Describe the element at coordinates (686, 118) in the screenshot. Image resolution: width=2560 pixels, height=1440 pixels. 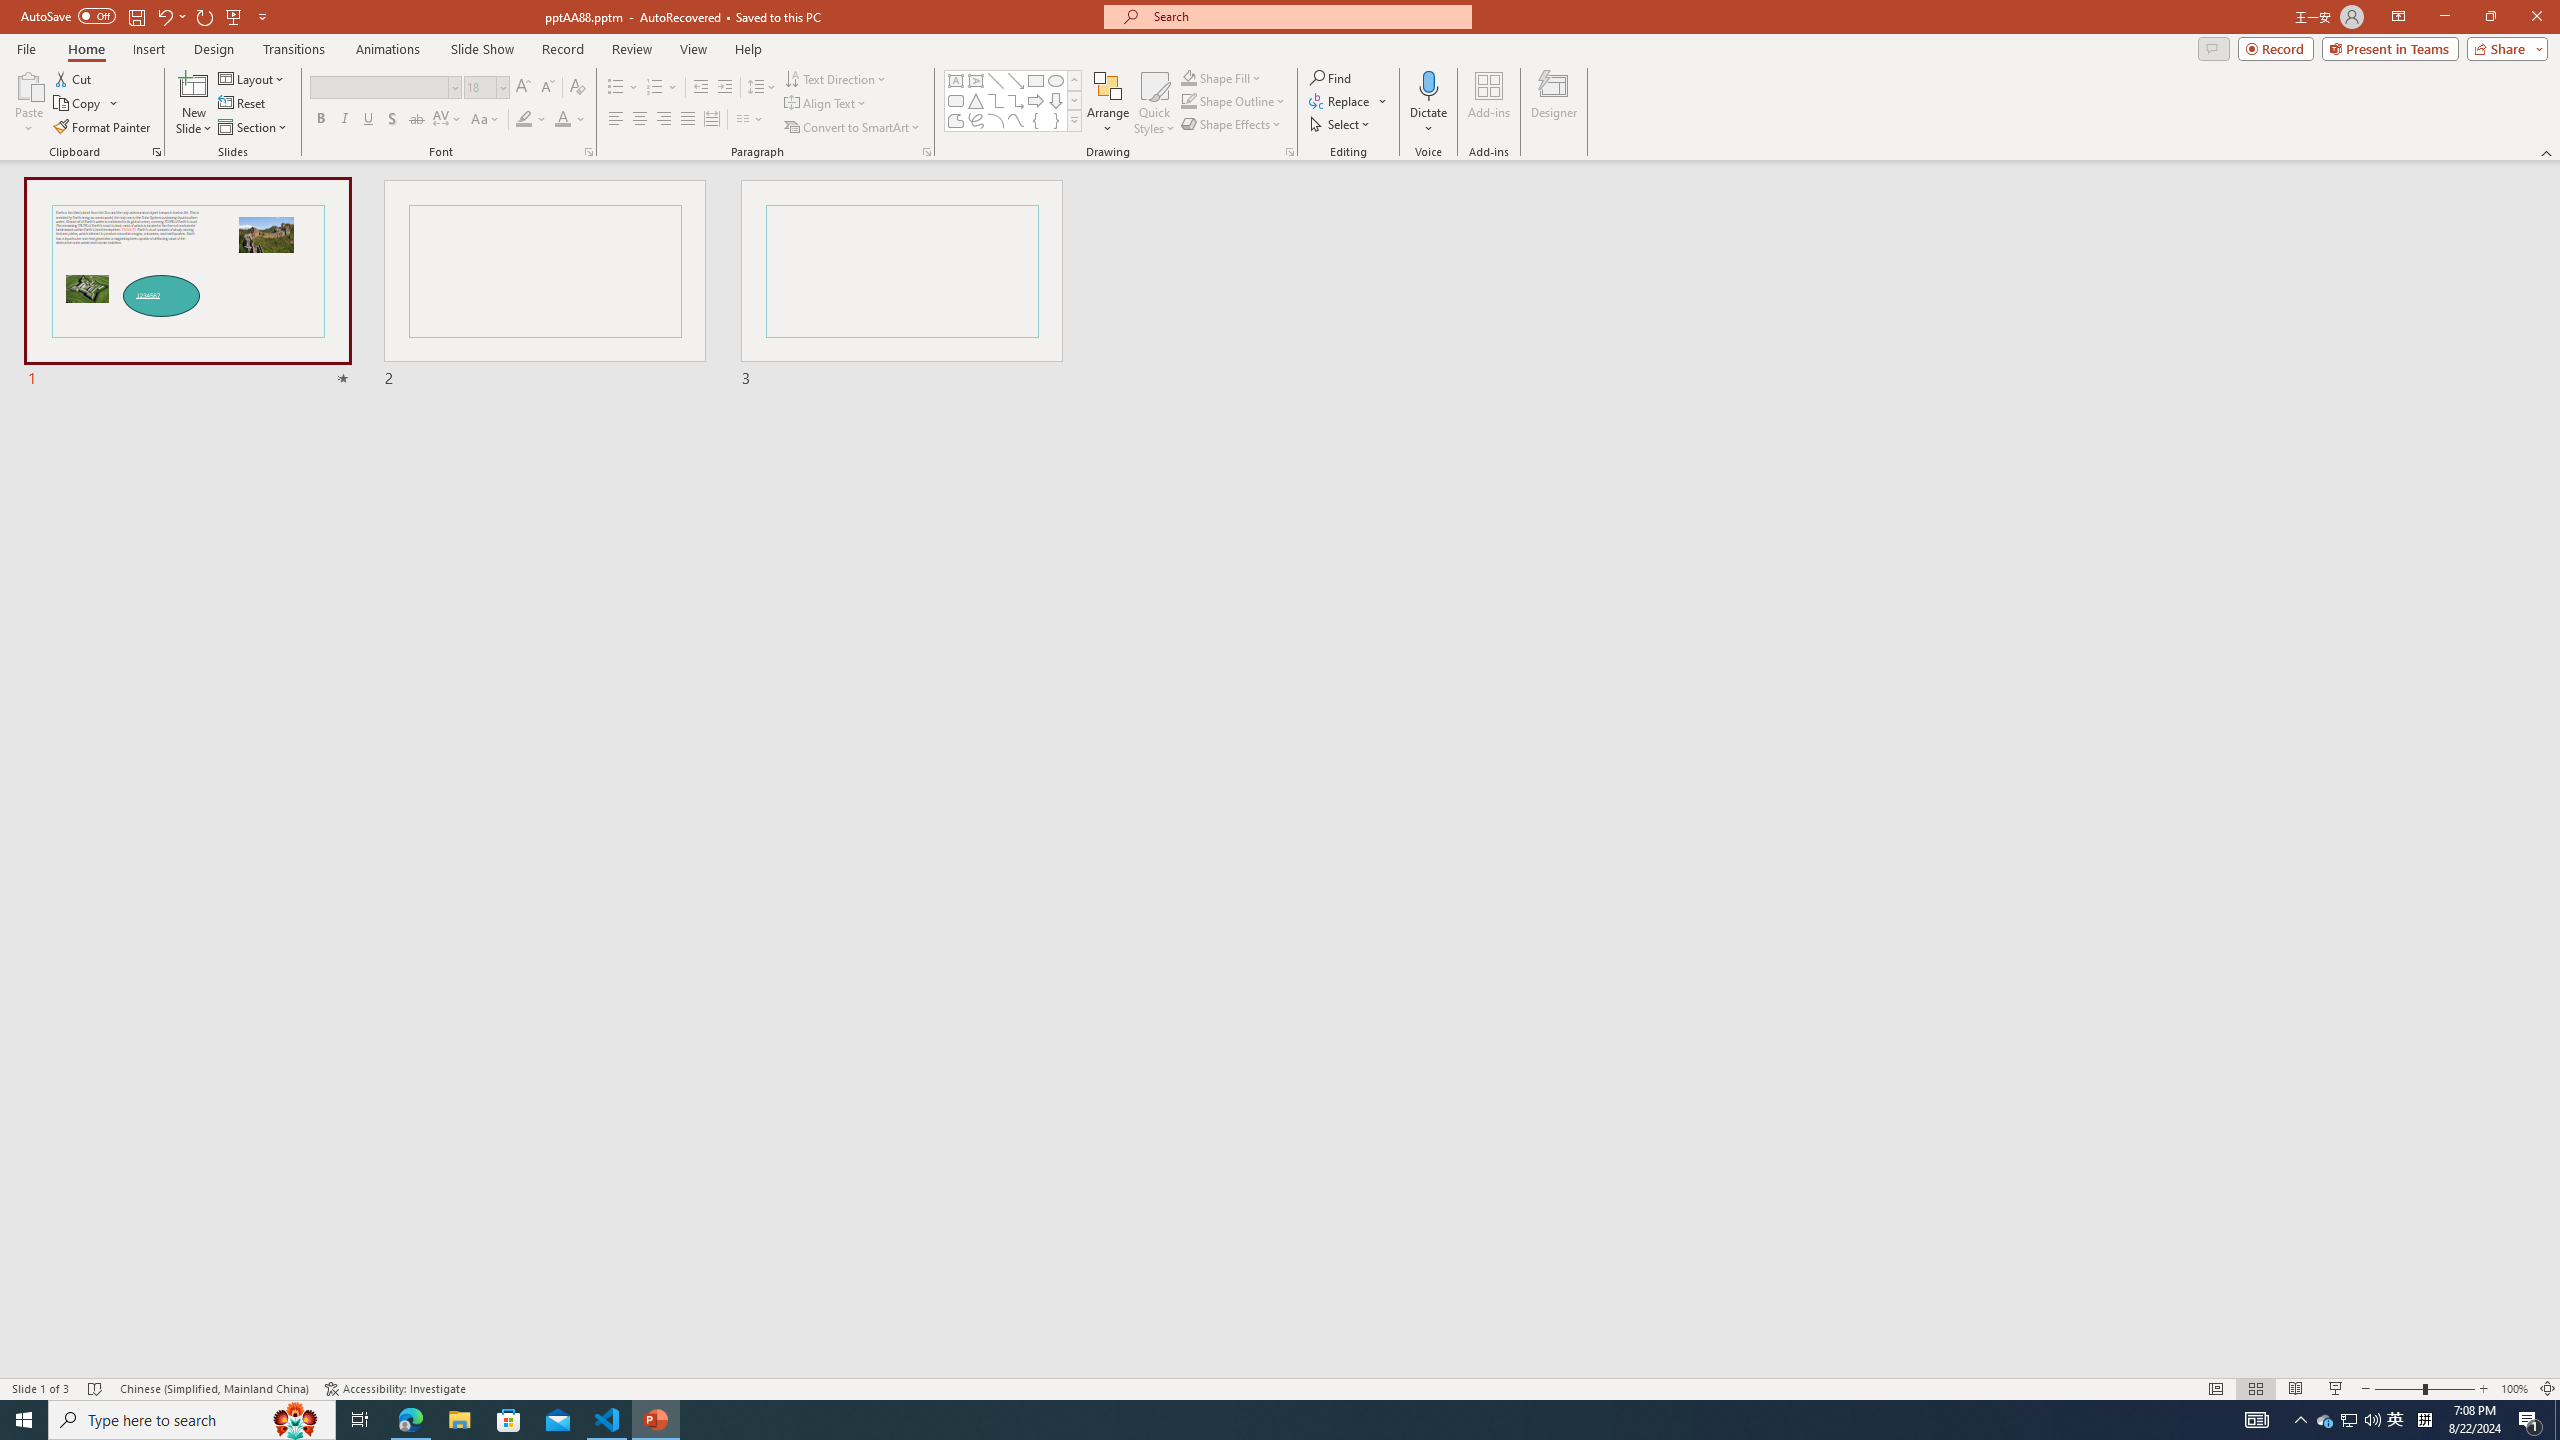
I see `'Justify'` at that location.